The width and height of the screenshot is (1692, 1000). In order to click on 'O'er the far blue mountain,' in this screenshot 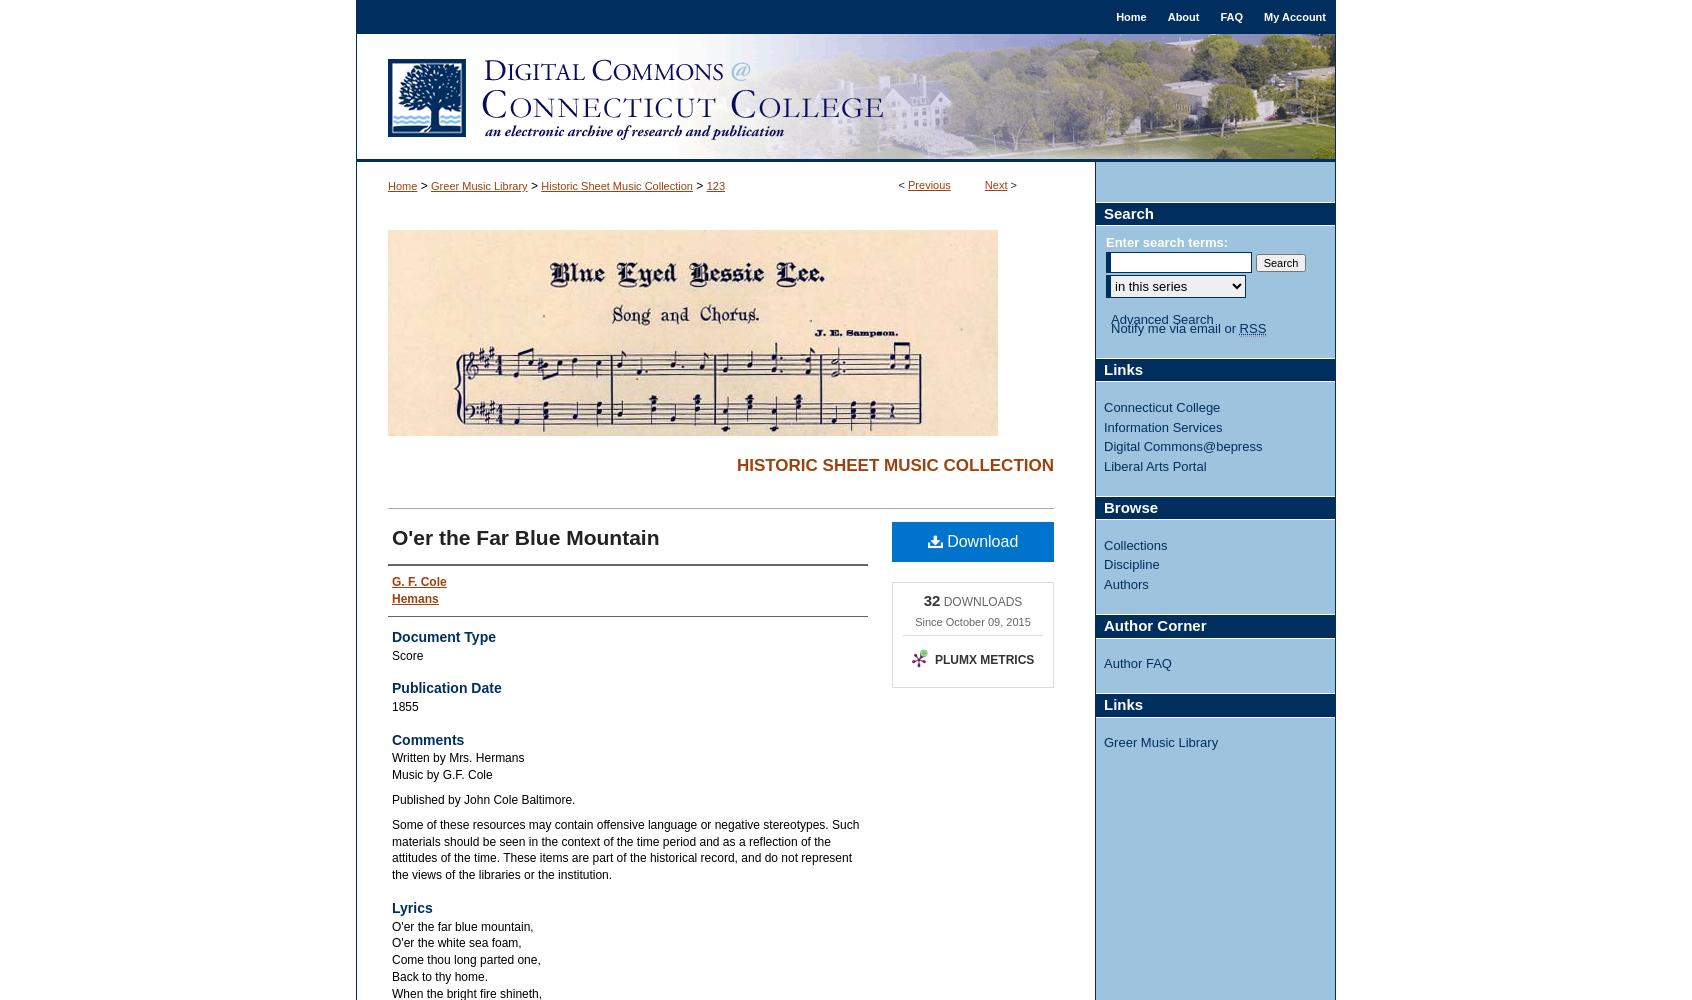, I will do `click(461, 926)`.